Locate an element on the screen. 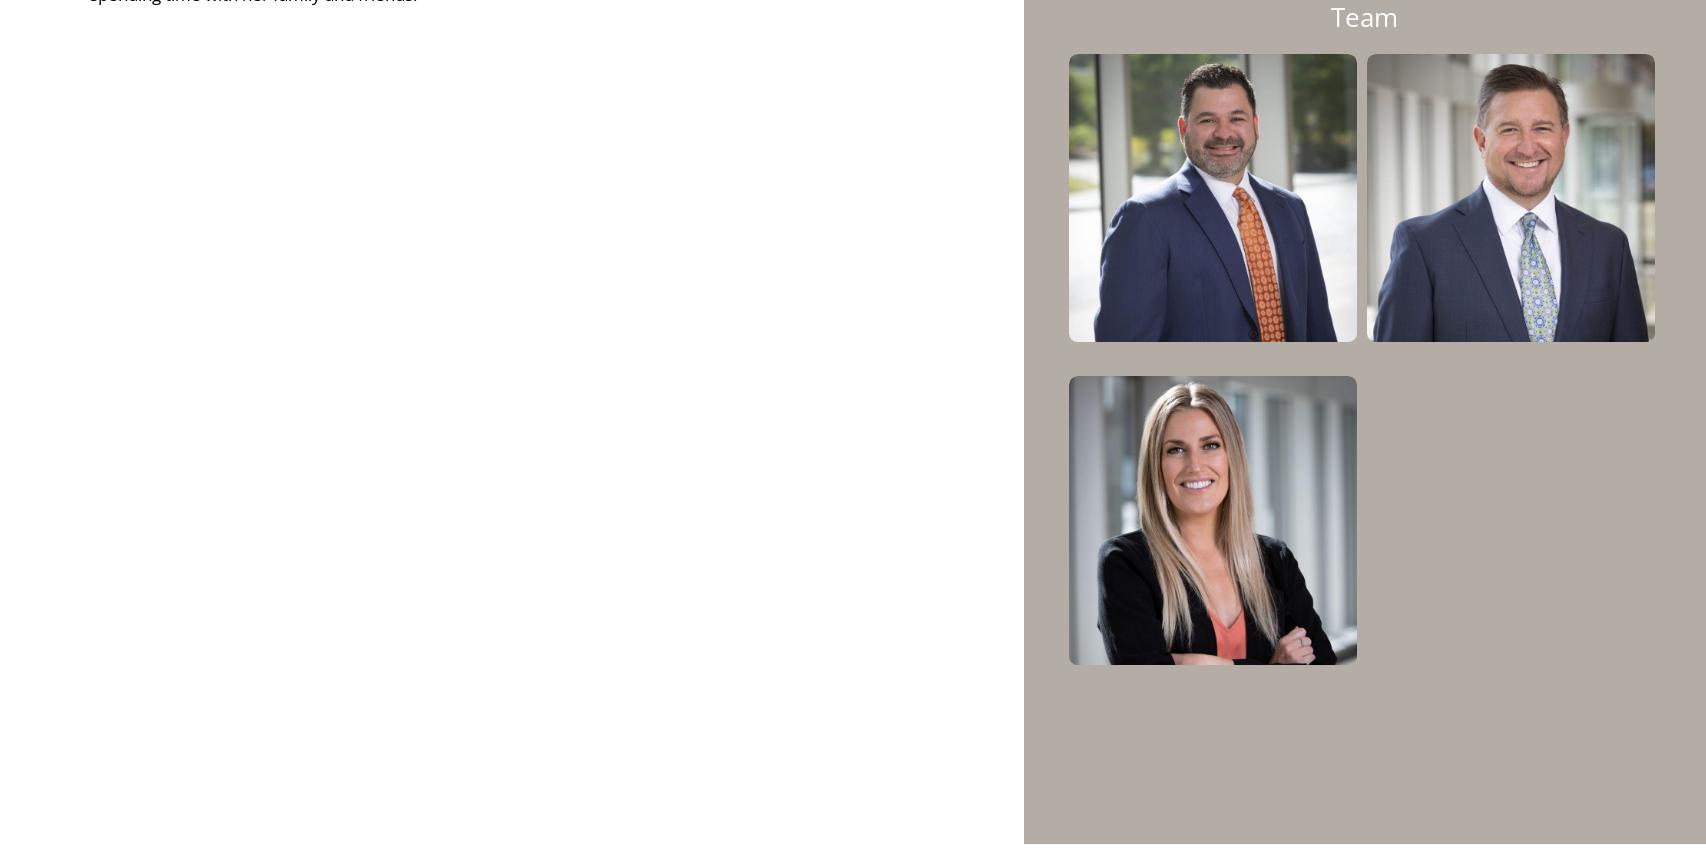 This screenshot has height=859, width=1706. 'Stay Informed' is located at coordinates (563, 768).